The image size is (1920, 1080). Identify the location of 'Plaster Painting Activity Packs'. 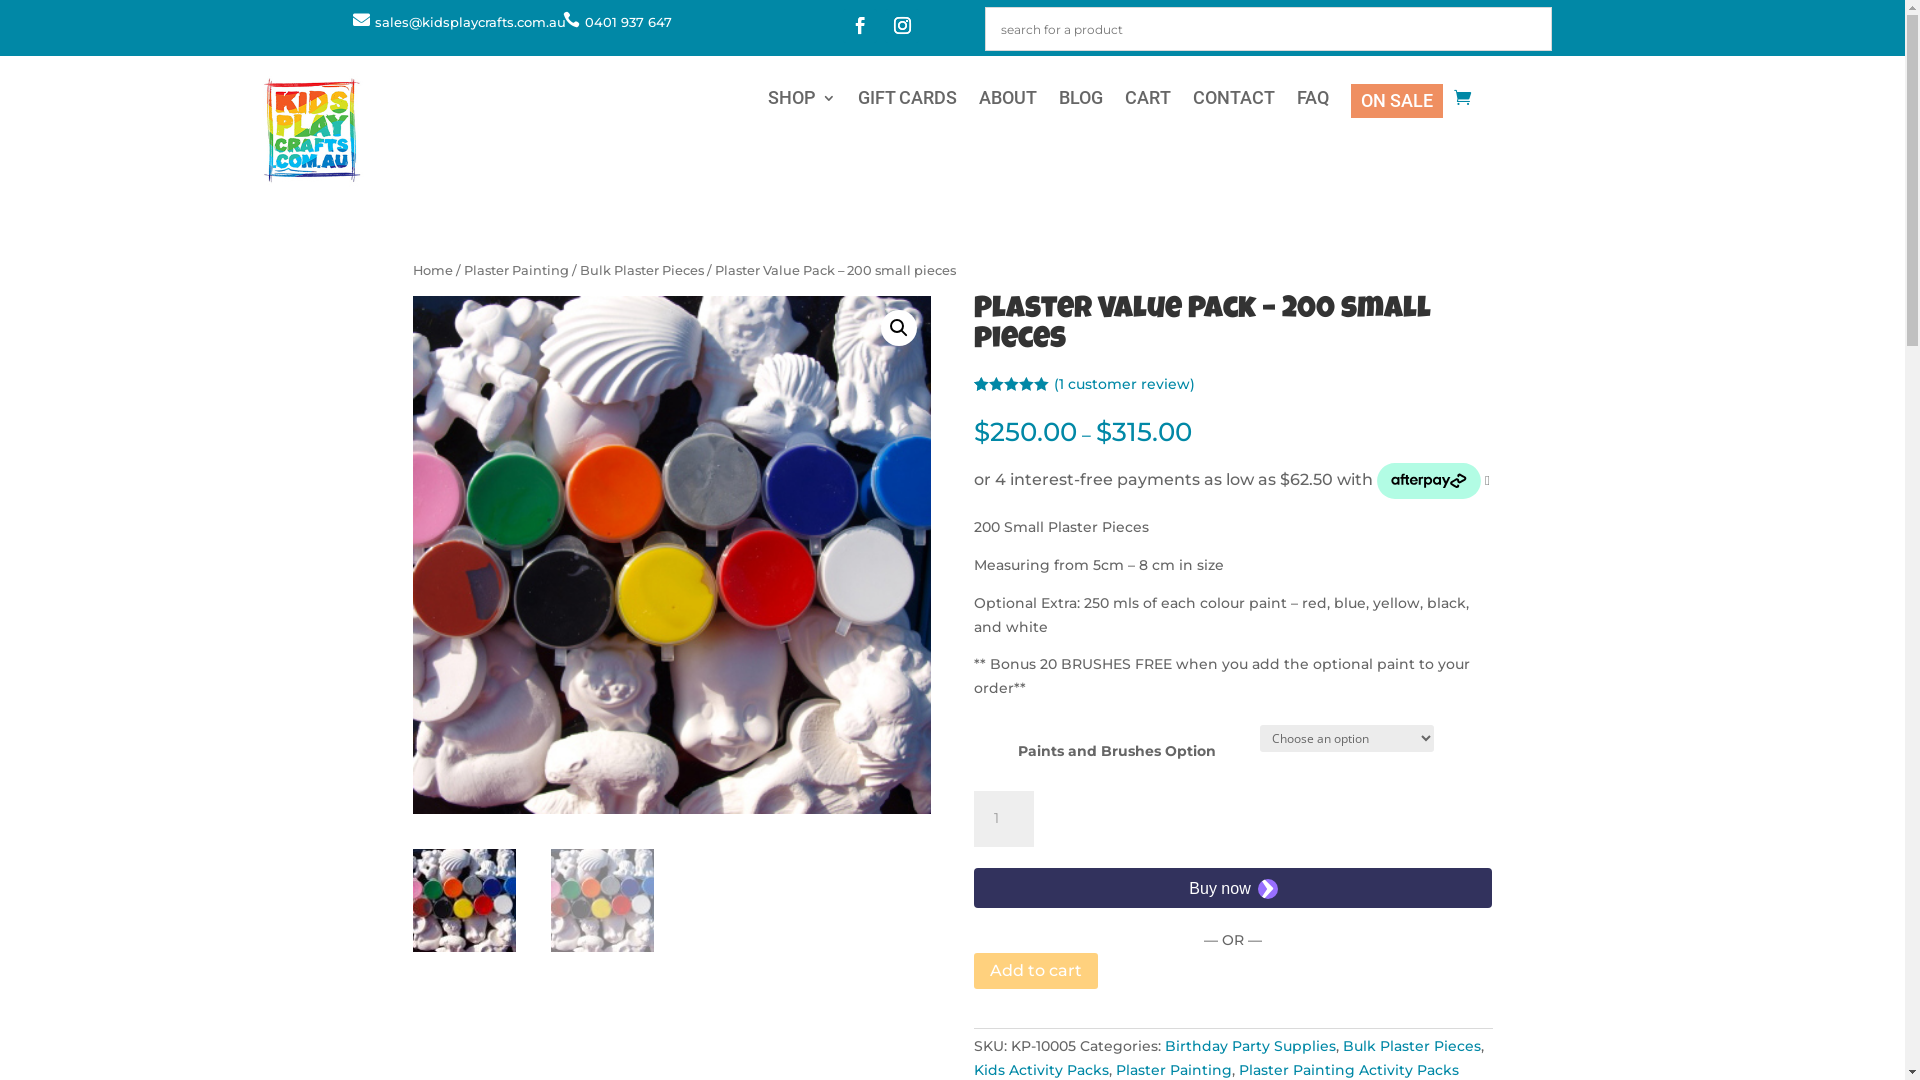
(1348, 1068).